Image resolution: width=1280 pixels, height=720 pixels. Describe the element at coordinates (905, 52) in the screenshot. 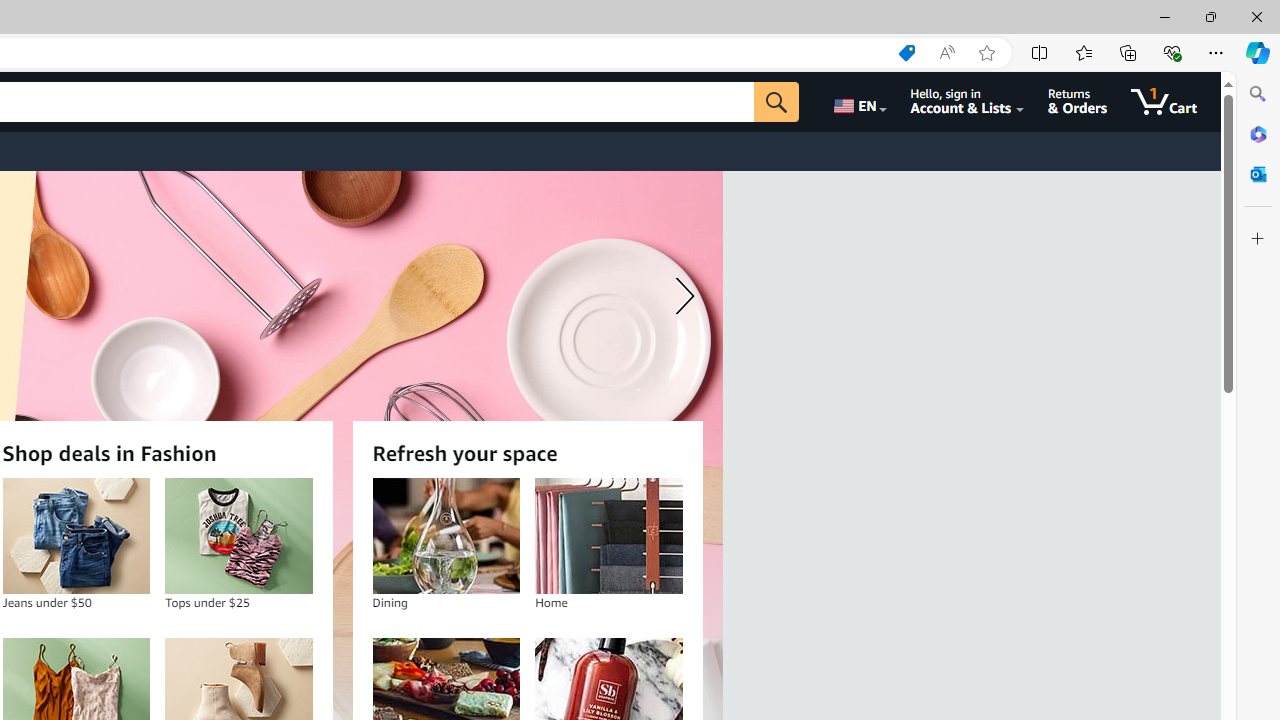

I see `'Shopping in Microsoft Edge'` at that location.